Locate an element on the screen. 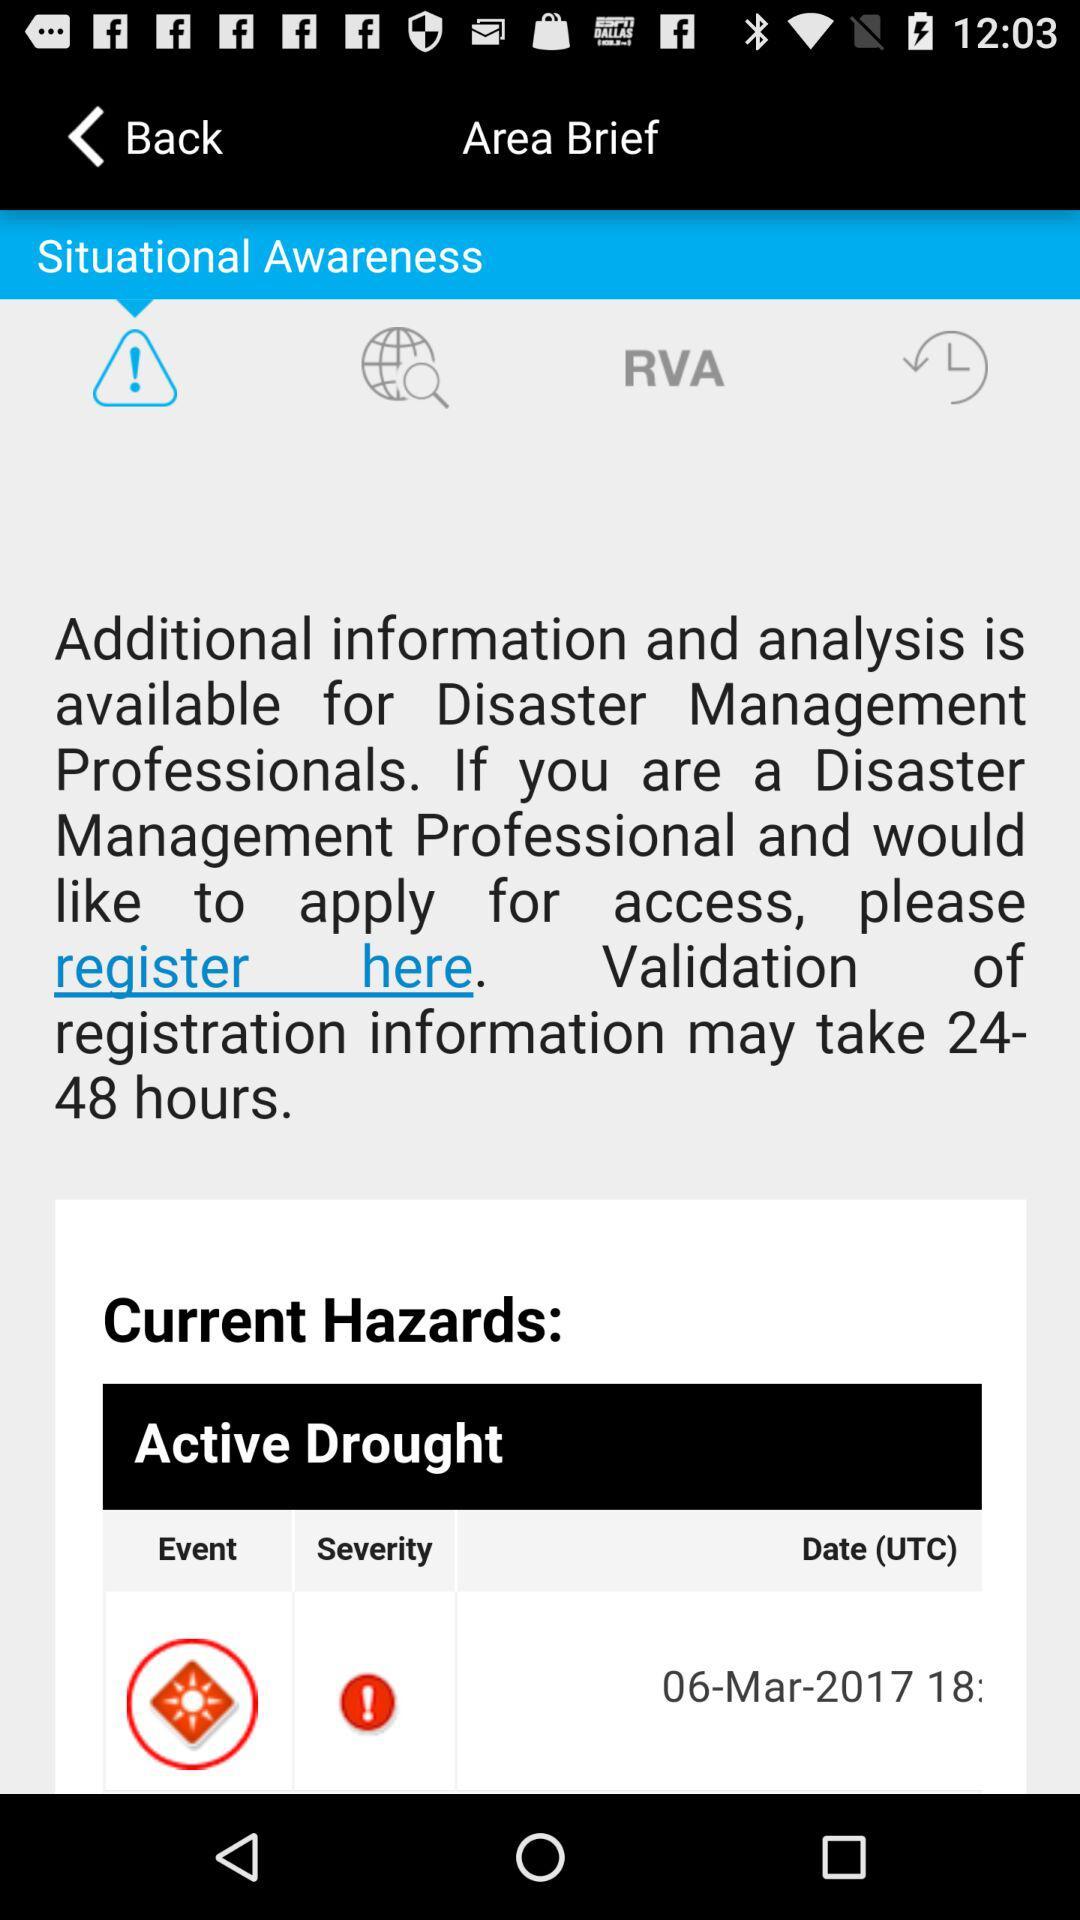  search is located at coordinates (405, 367).